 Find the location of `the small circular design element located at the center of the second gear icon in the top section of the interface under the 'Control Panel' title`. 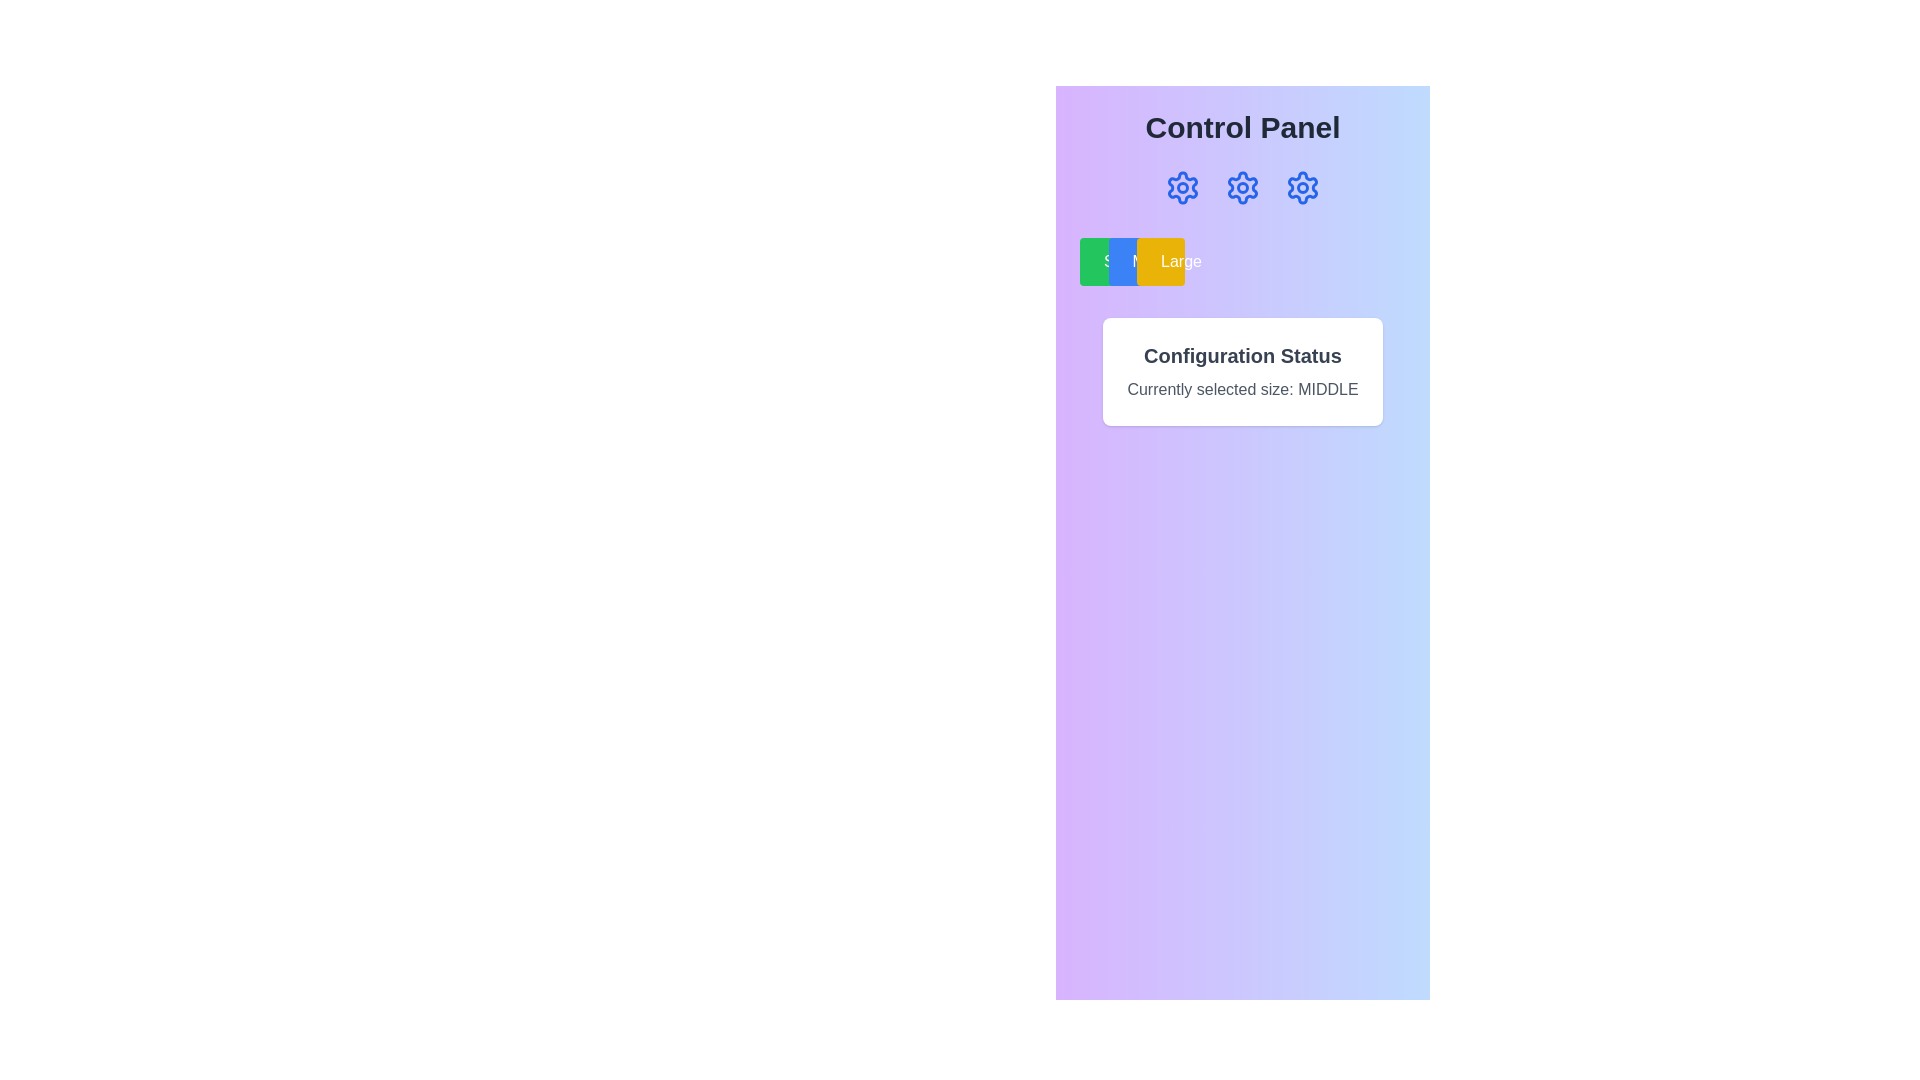

the small circular design element located at the center of the second gear icon in the top section of the interface under the 'Control Panel' title is located at coordinates (1242, 188).